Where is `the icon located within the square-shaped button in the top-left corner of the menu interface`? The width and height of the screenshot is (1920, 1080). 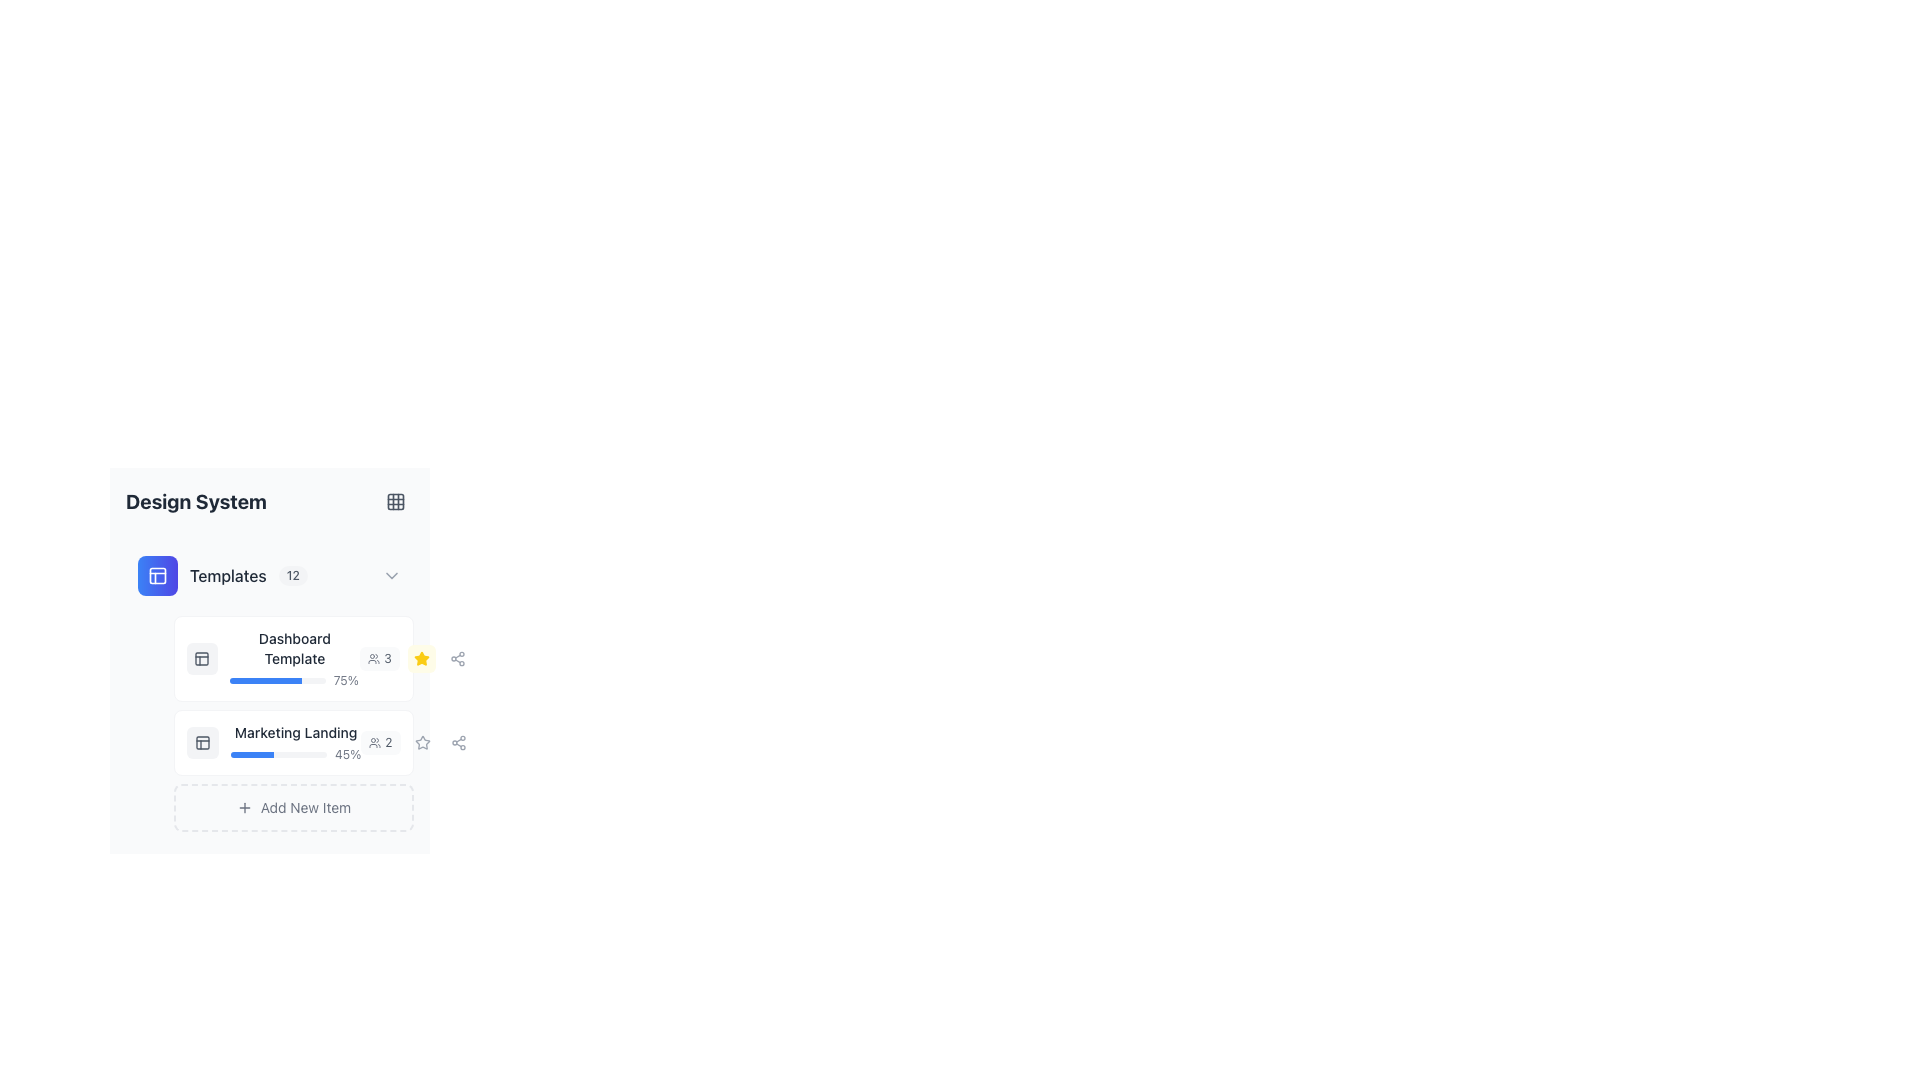
the icon located within the square-shaped button in the top-left corner of the menu interface is located at coordinates (202, 743).